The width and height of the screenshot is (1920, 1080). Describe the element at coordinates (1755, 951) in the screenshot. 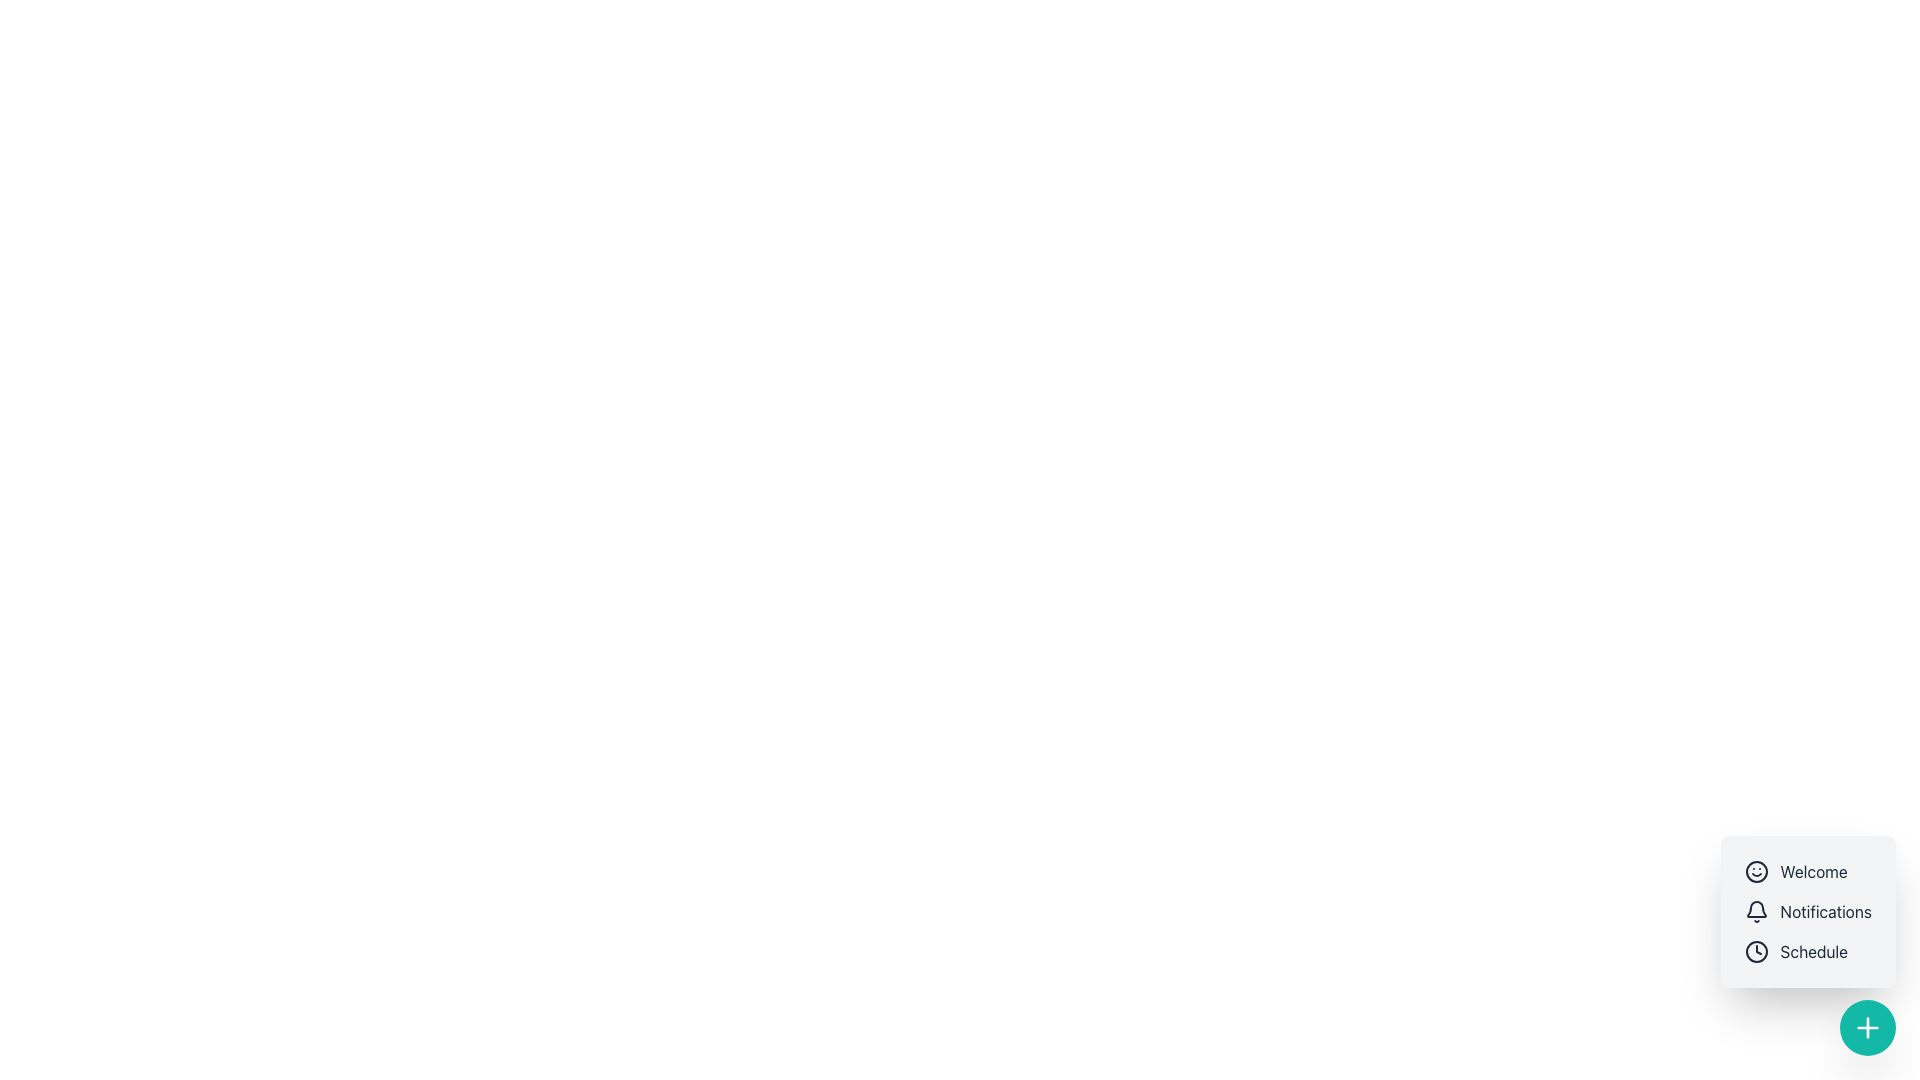

I see `the circular SVG component representing the outer border of the clock icon, which is part of the clock-like visual design adjacent to the 'Schedule' text in the floating menu box` at that location.